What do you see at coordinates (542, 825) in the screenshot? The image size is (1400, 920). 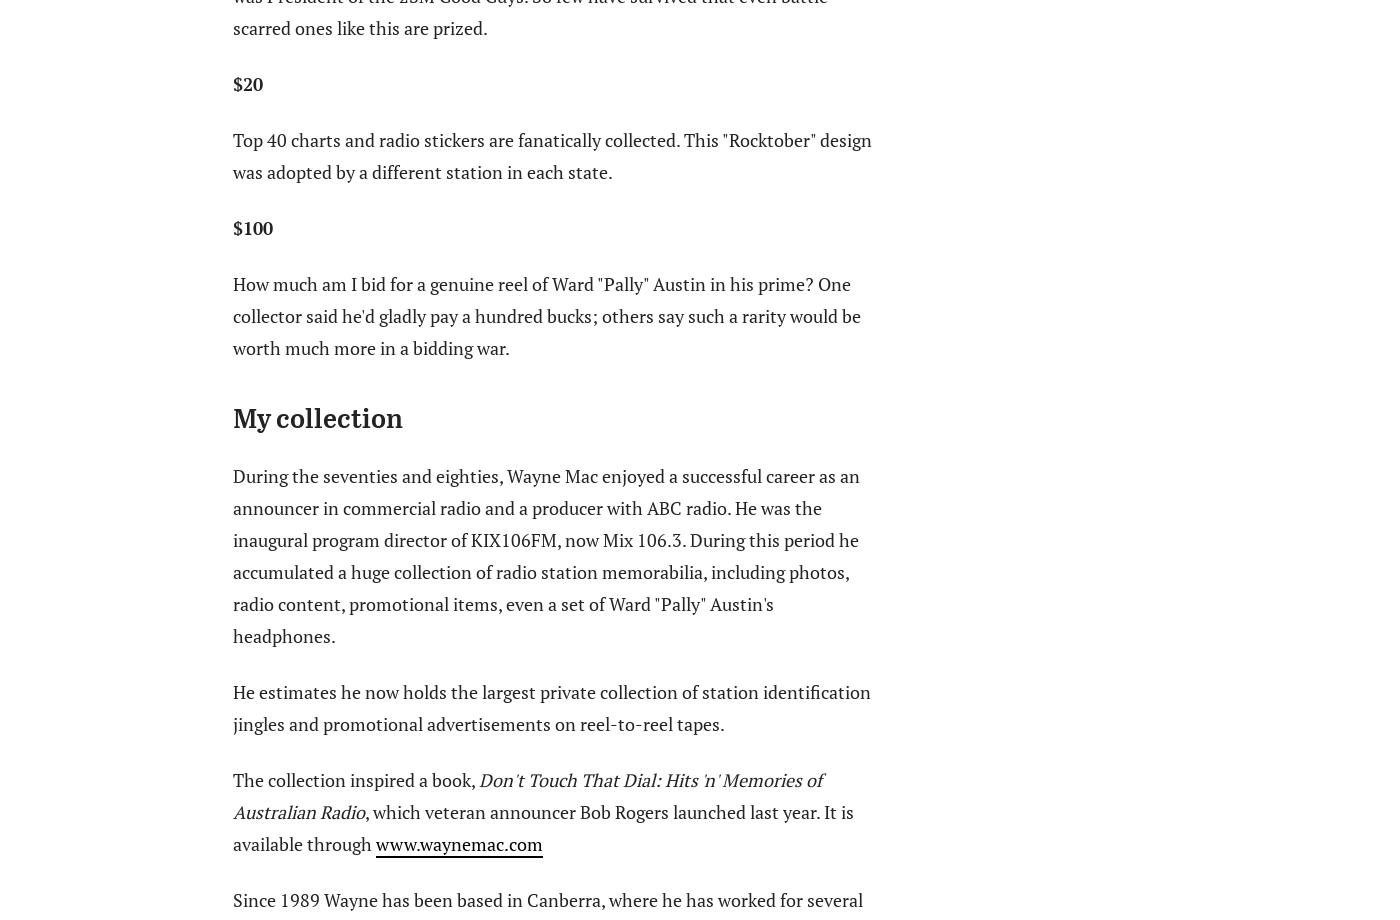 I see `', which veteran announcer Bob Rogers launched last year. It is available through'` at bounding box center [542, 825].